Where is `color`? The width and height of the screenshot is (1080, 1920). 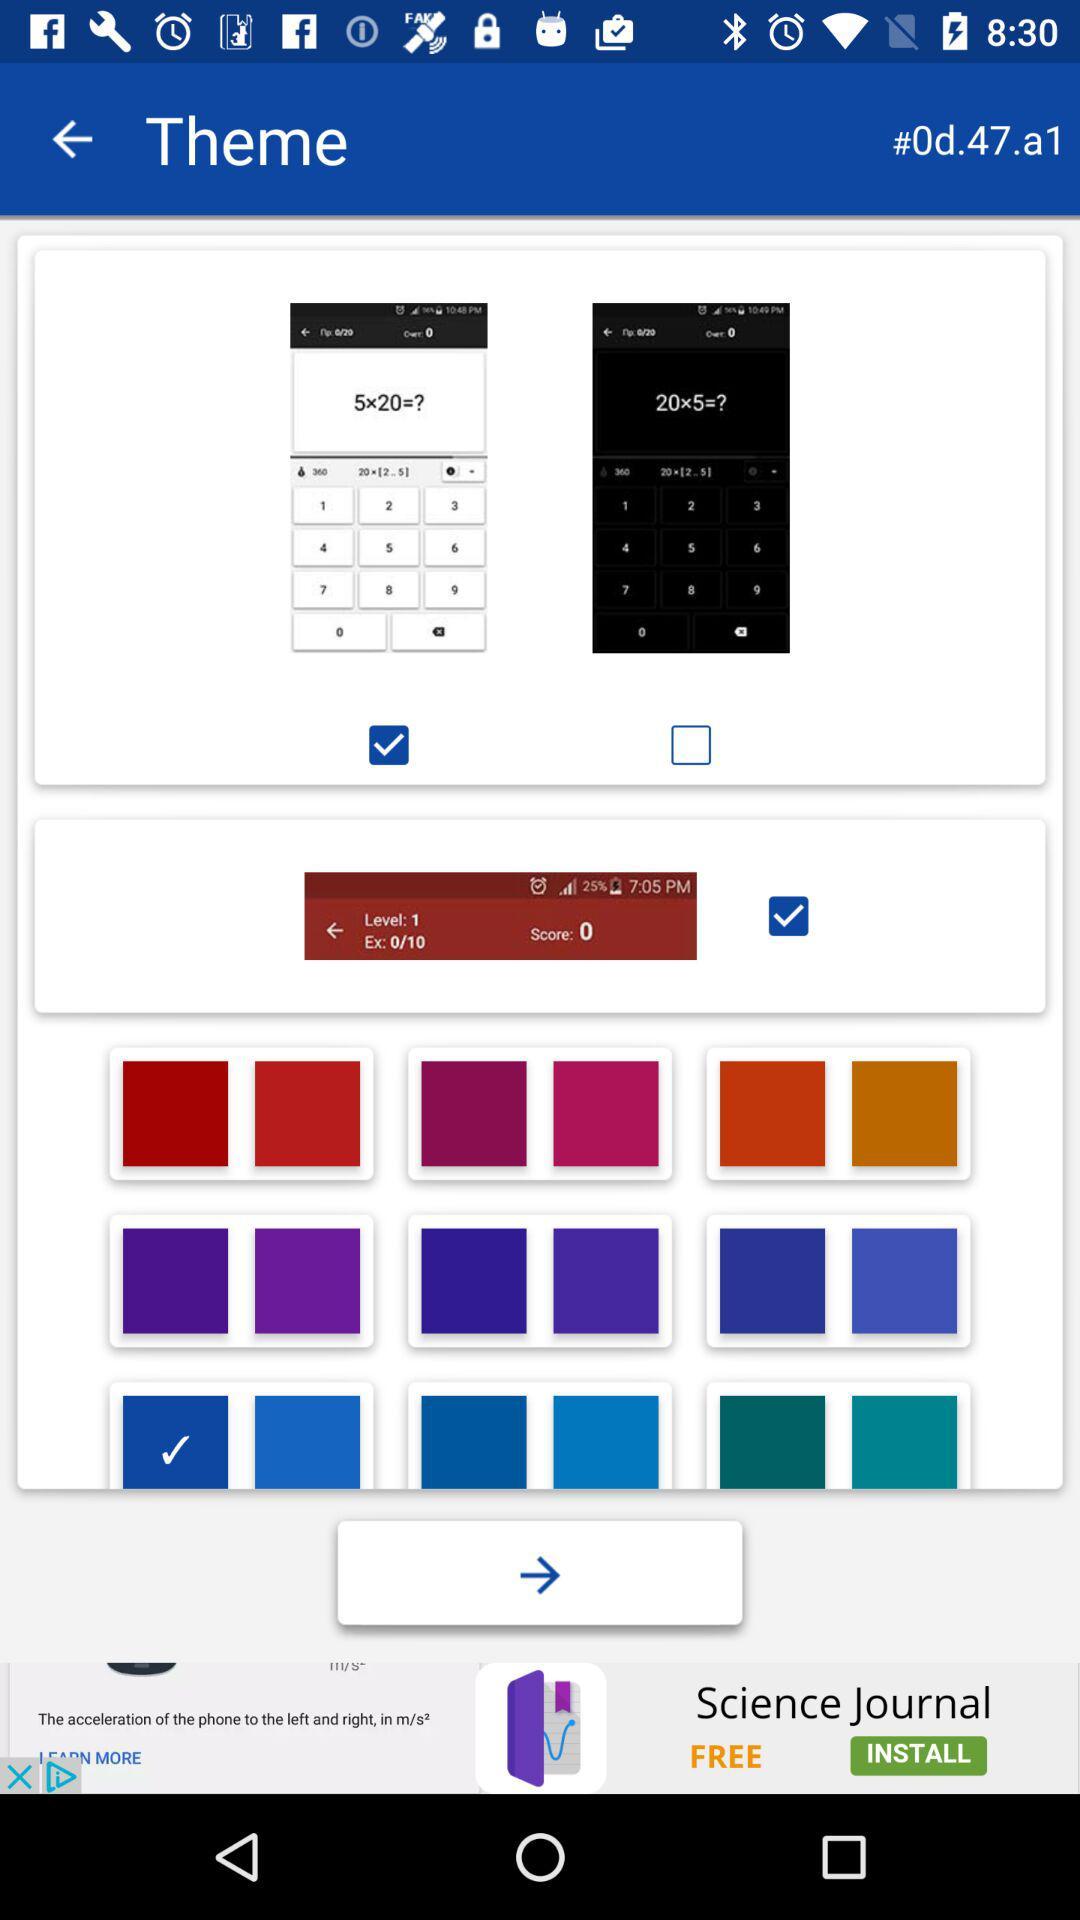
color is located at coordinates (904, 1281).